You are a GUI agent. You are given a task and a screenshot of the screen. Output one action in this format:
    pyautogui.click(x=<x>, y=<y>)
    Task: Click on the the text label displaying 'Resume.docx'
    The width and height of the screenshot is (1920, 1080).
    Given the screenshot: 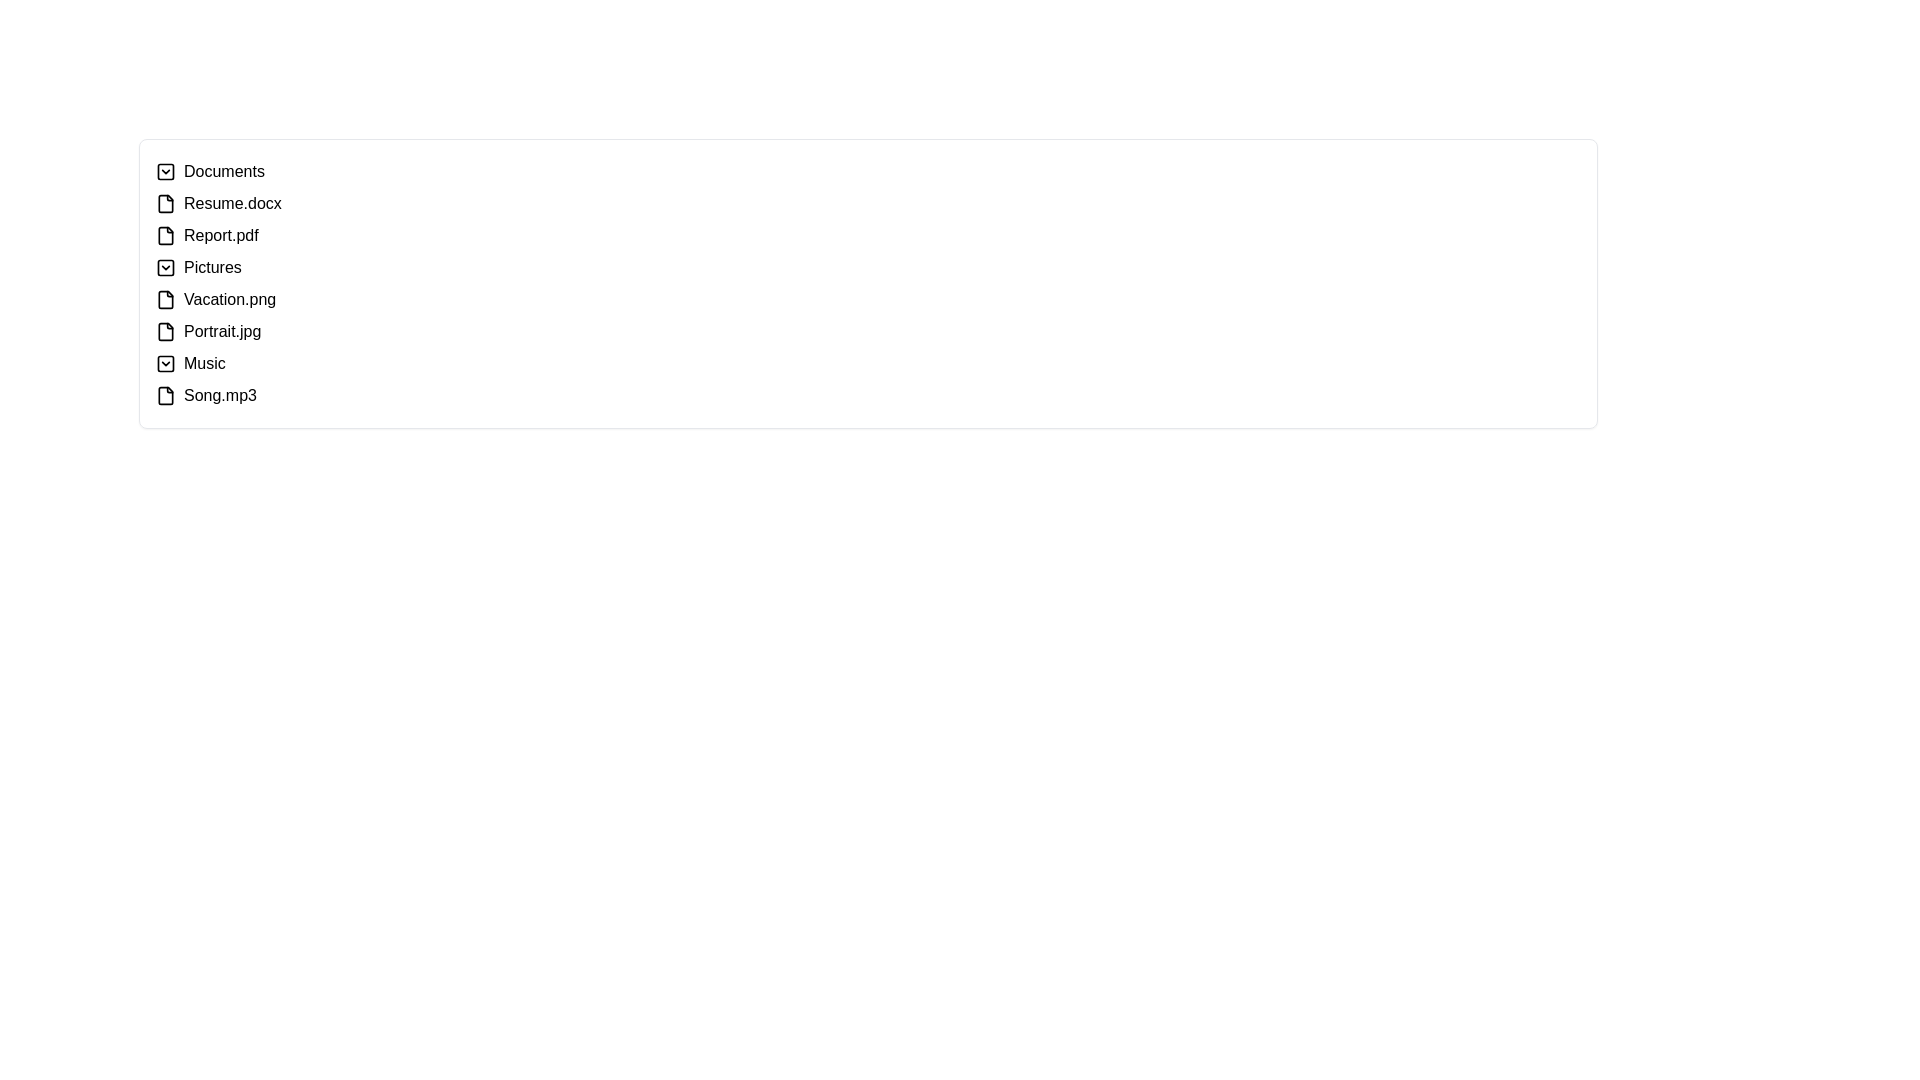 What is the action you would take?
    pyautogui.click(x=232, y=204)
    